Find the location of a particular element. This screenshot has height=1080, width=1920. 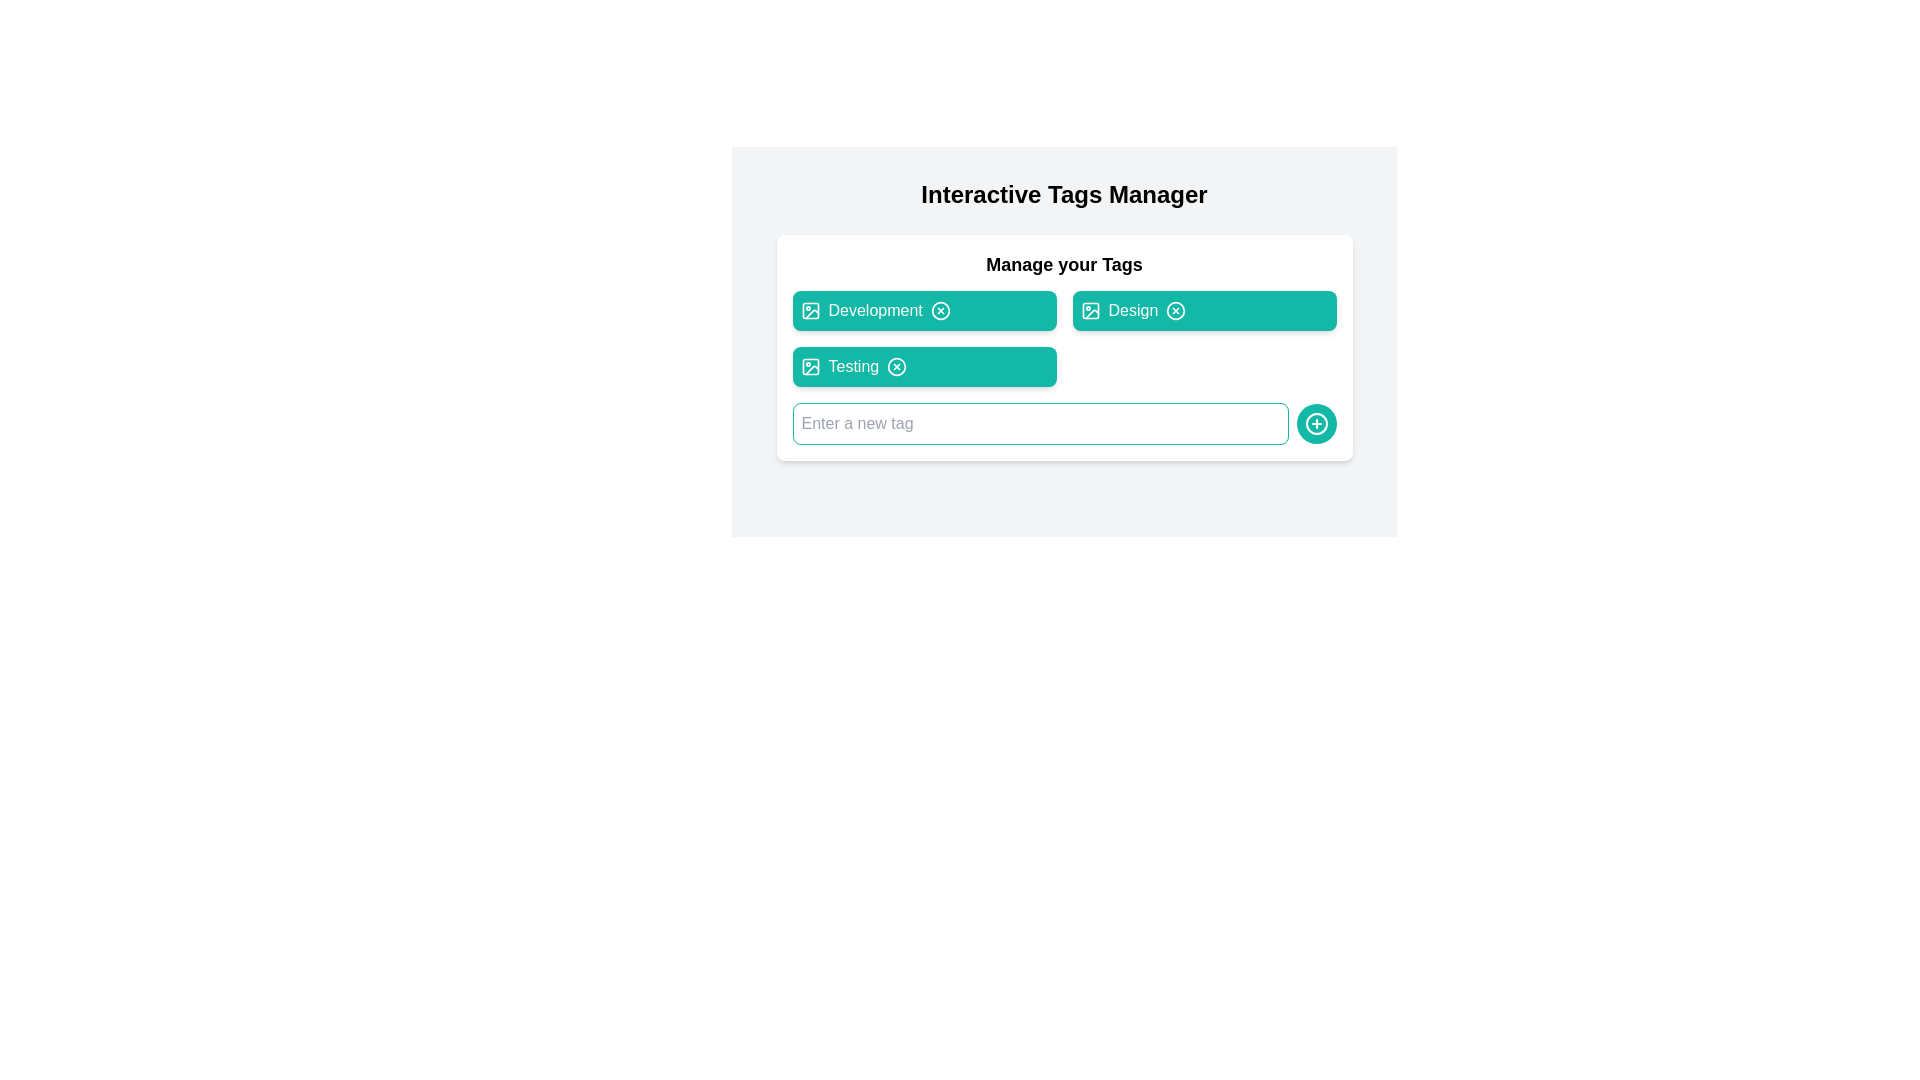

the 'Development' text label styled within a colored tag, located in the 'Manage your Tags' section is located at coordinates (875, 311).